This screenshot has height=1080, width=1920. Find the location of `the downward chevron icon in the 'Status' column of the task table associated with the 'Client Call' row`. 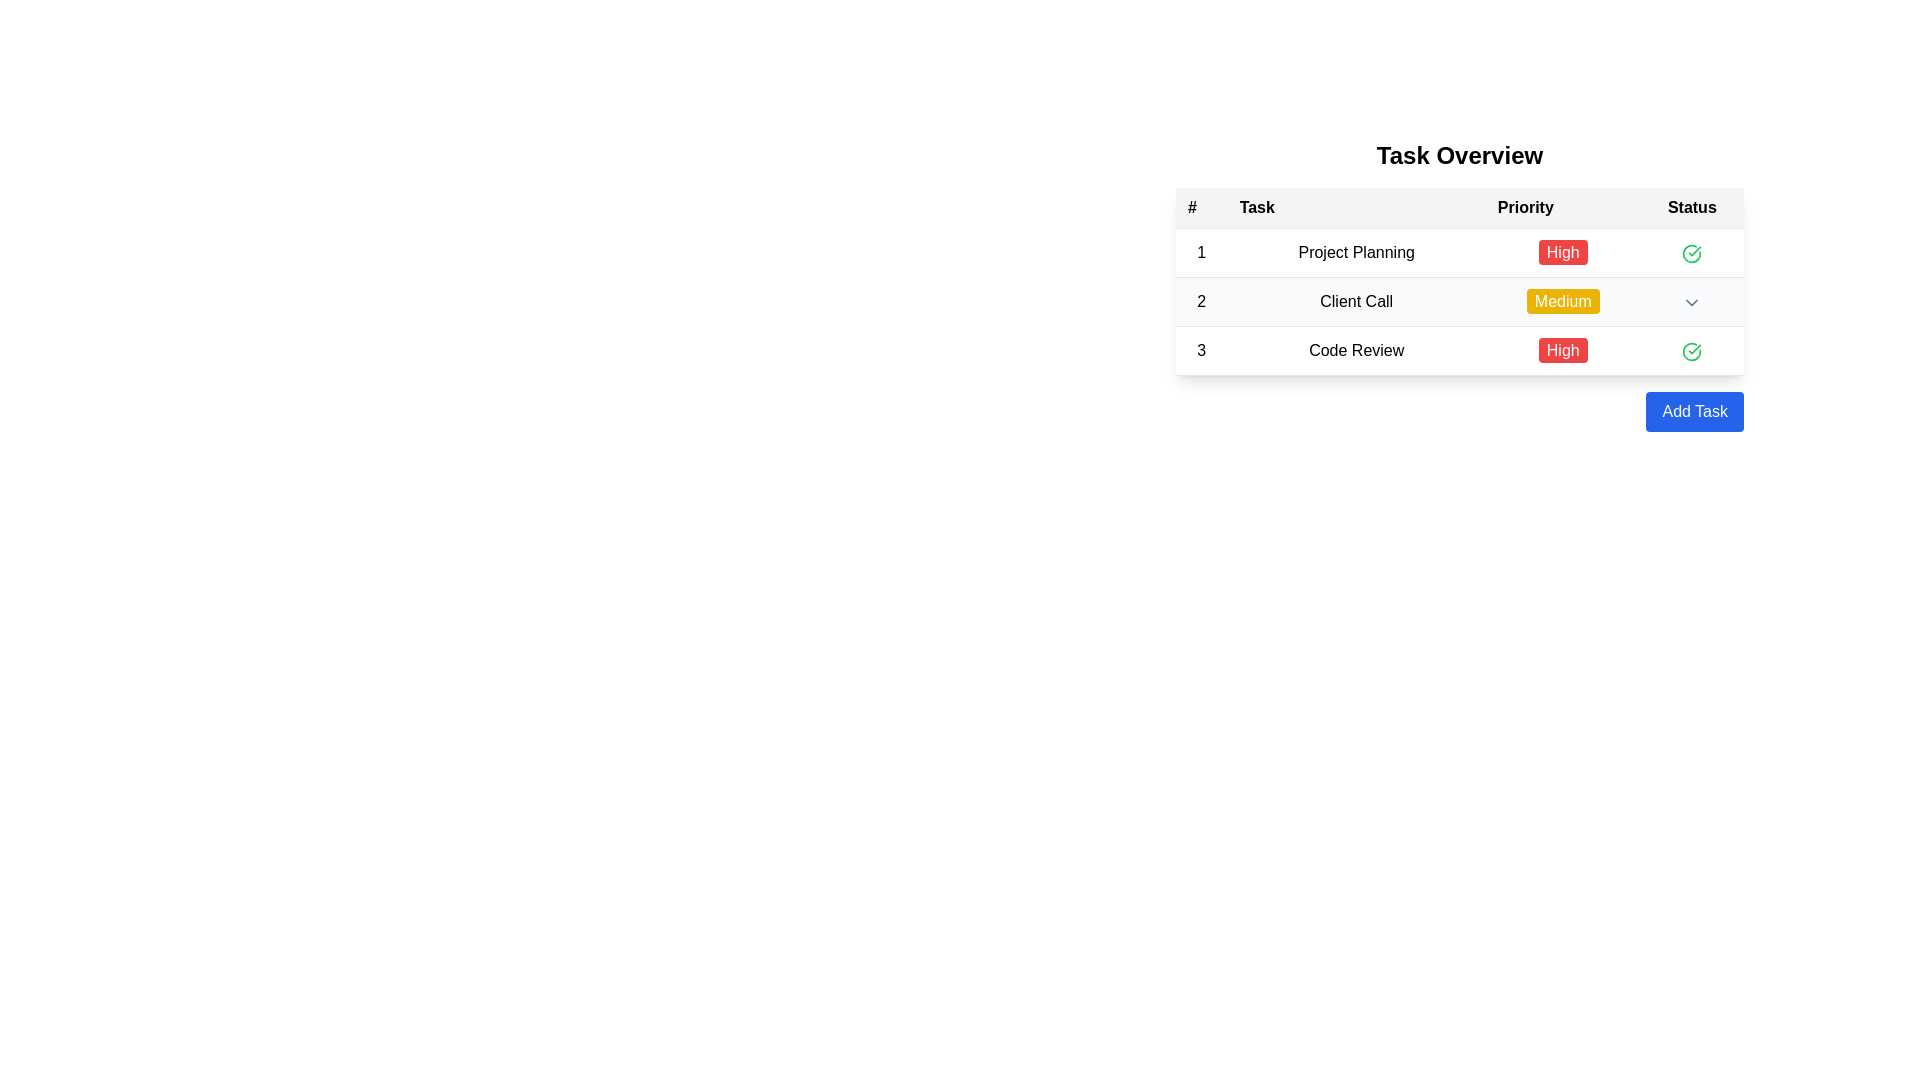

the downward chevron icon in the 'Status' column of the task table associated with the 'Client Call' row is located at coordinates (1691, 302).